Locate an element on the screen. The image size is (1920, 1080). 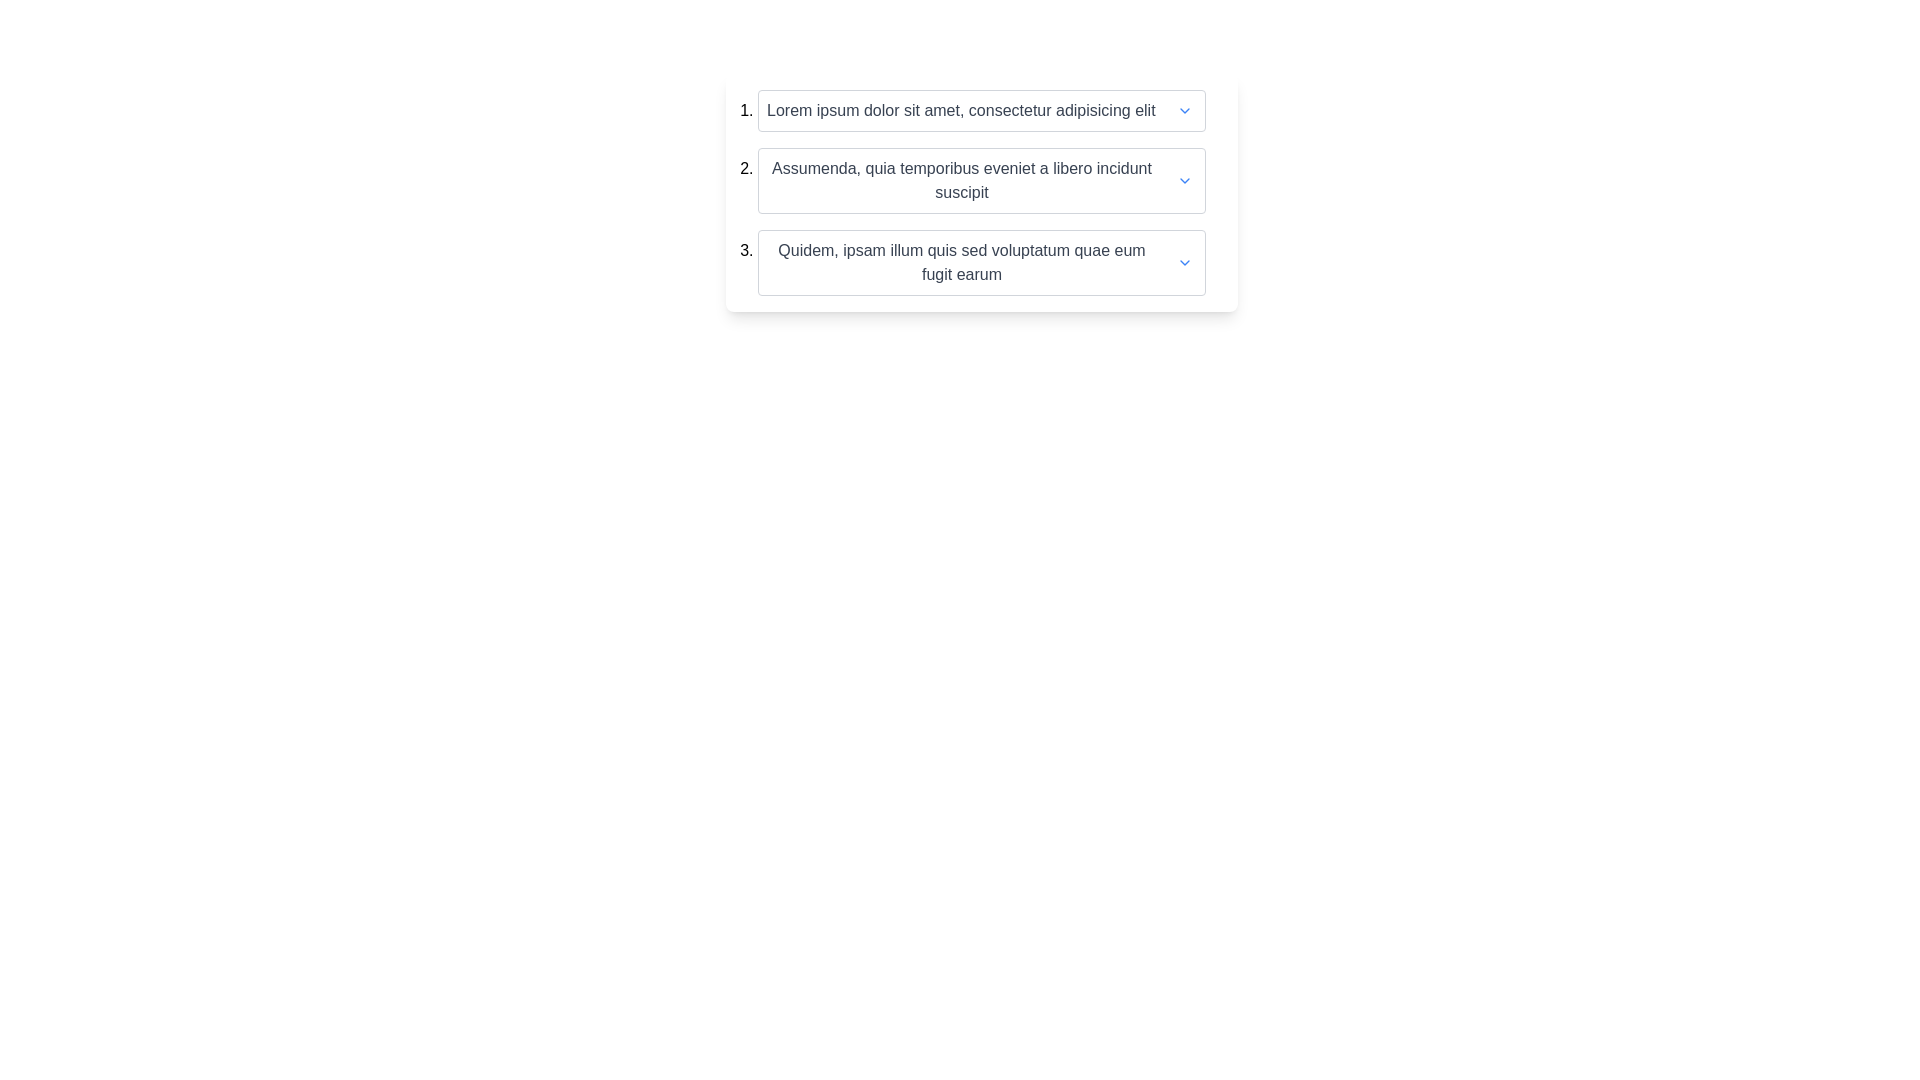
the second item is located at coordinates (982, 181).